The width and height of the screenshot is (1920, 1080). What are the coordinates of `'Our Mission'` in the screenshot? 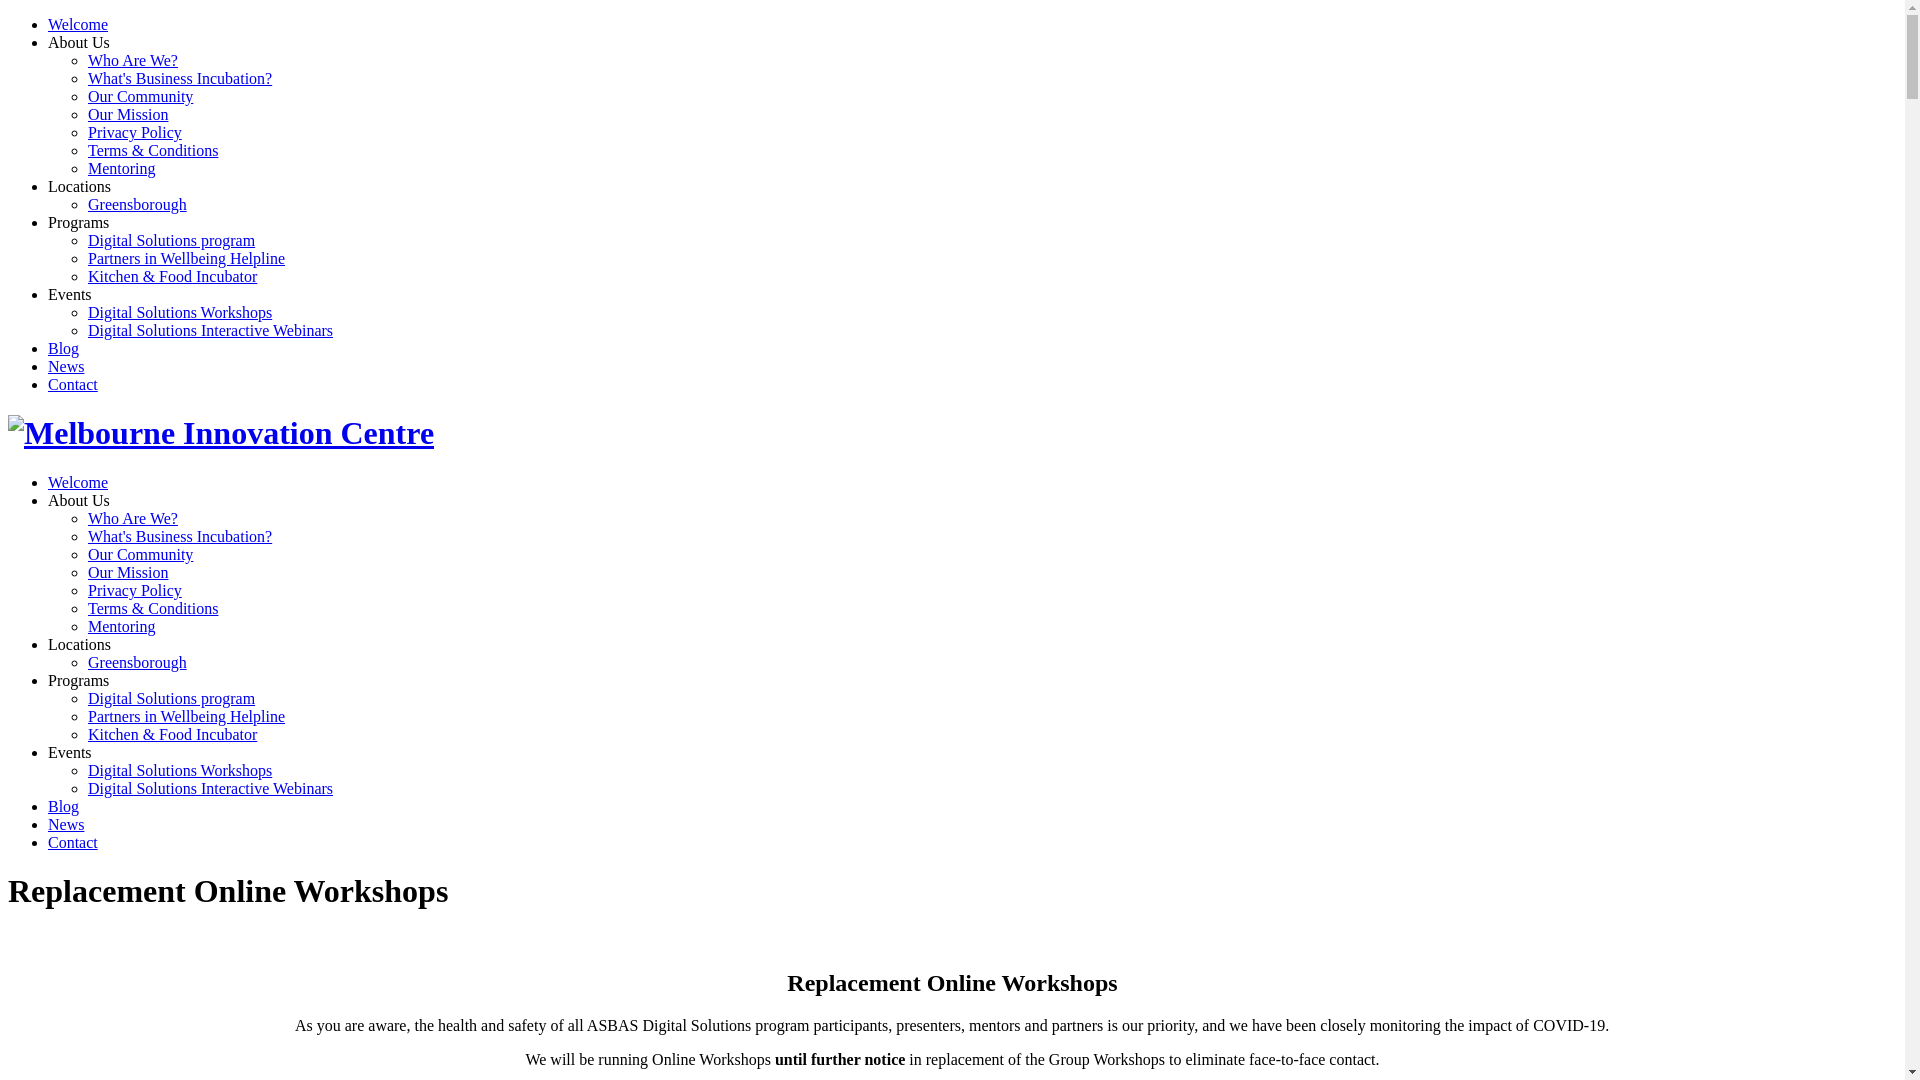 It's located at (86, 572).